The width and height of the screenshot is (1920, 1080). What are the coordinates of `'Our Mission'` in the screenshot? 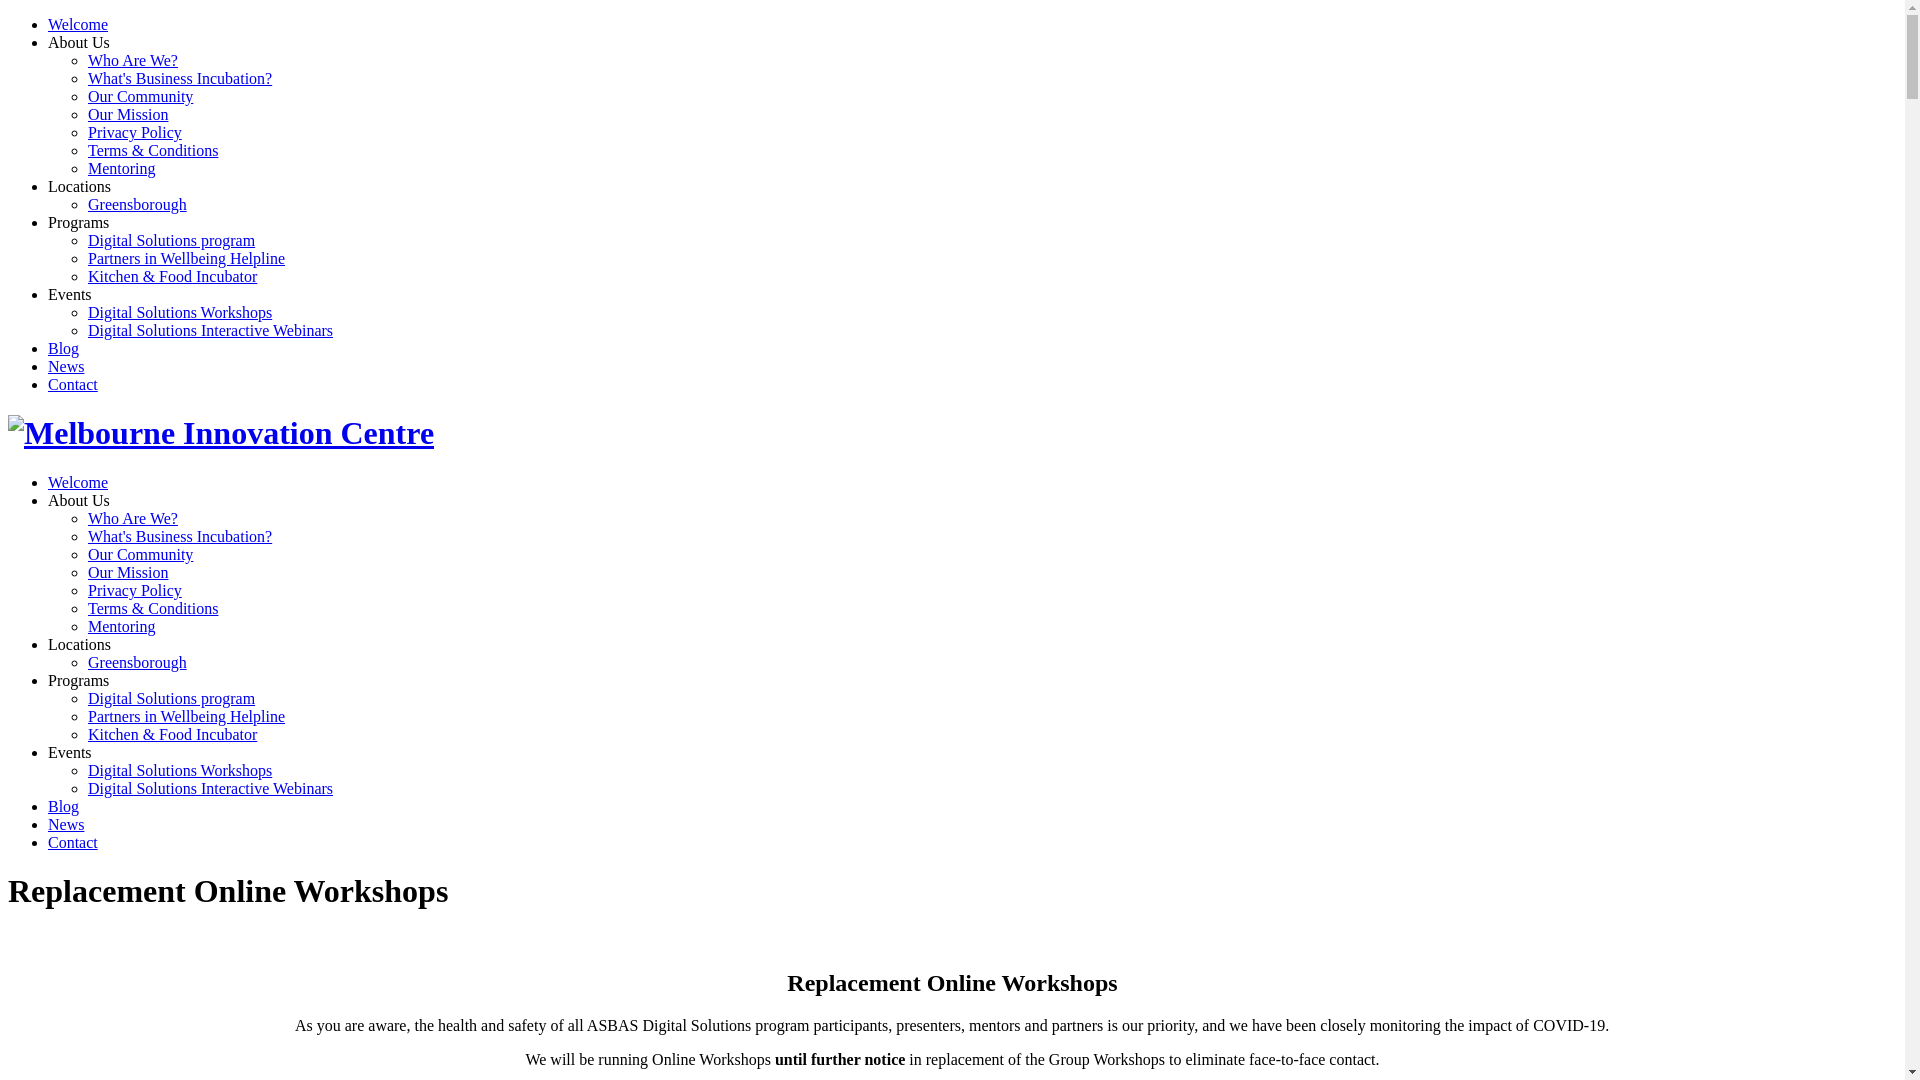 It's located at (86, 572).